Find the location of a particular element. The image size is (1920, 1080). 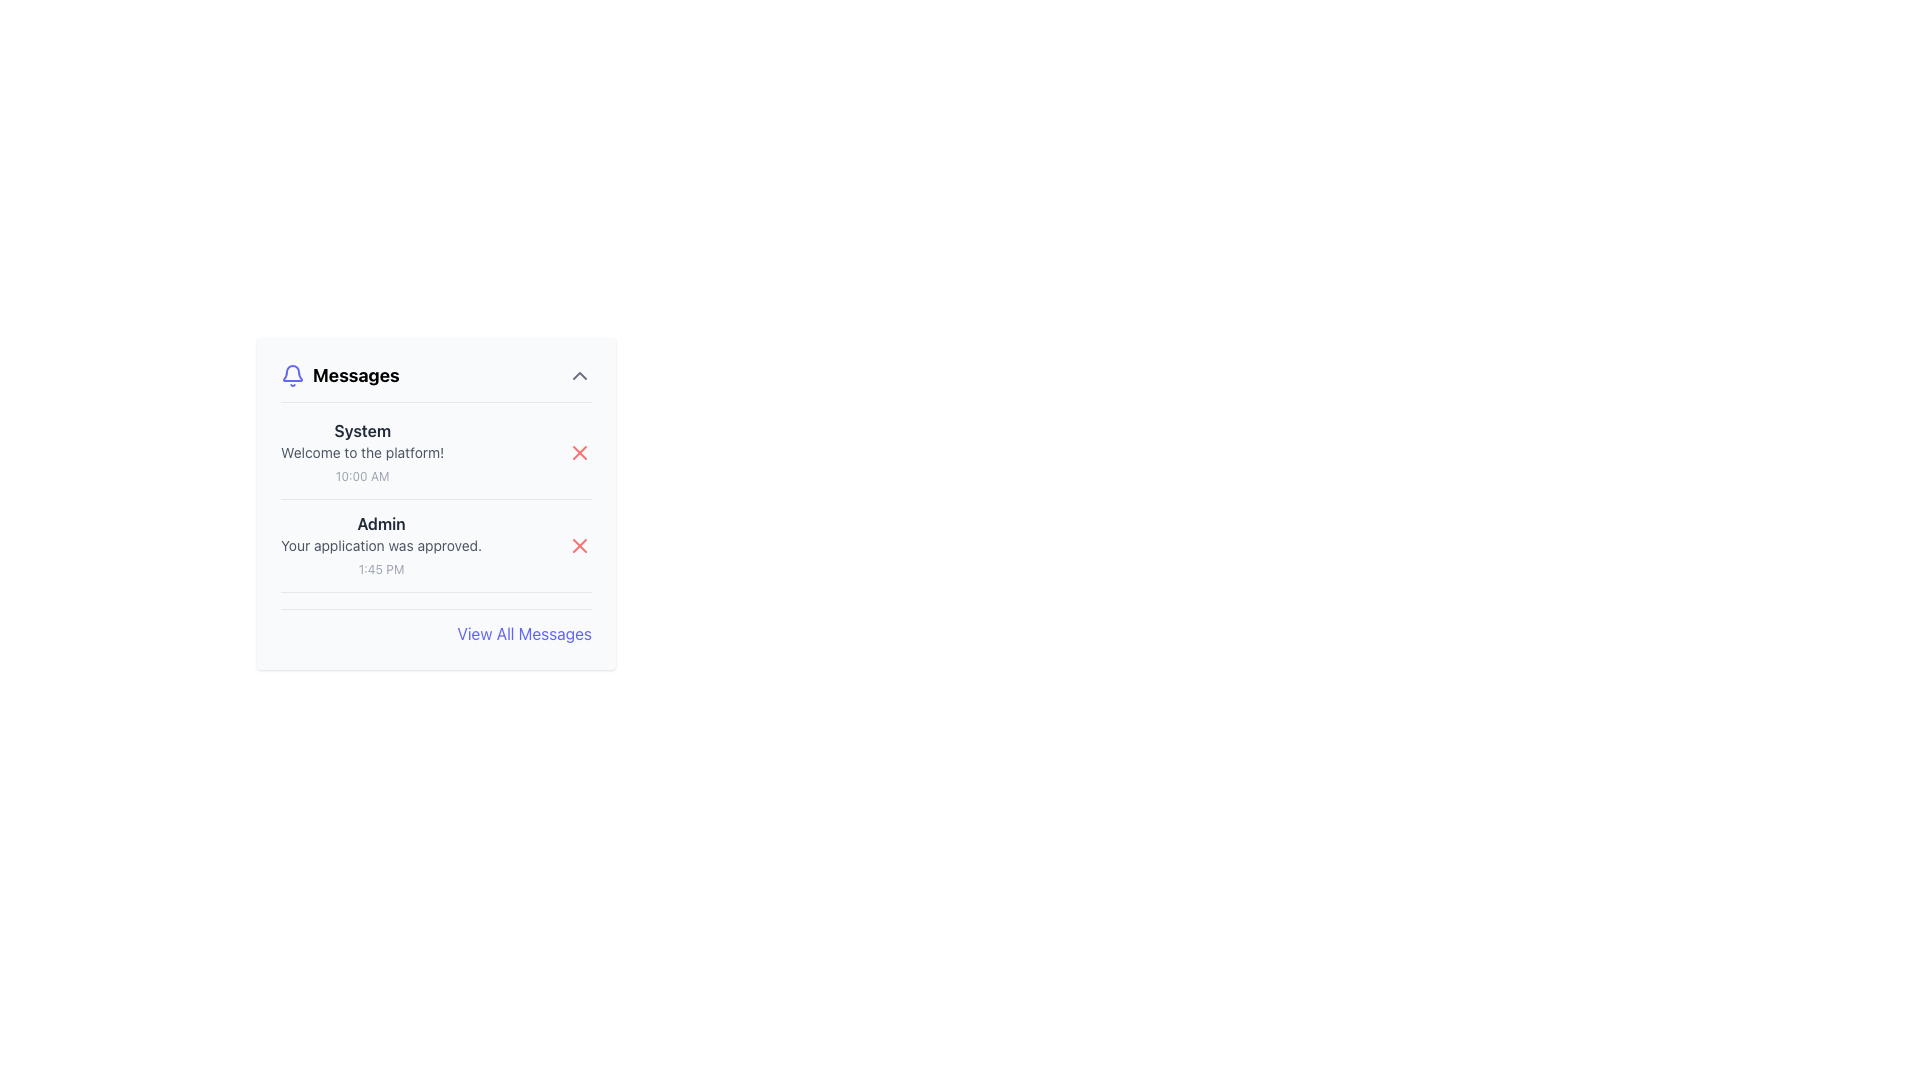

static text component displaying '1:45 PM' located at the bottom-right corner of the notification from 'Admin', beneath the message content 'Your application was approved.' is located at coordinates (381, 569).